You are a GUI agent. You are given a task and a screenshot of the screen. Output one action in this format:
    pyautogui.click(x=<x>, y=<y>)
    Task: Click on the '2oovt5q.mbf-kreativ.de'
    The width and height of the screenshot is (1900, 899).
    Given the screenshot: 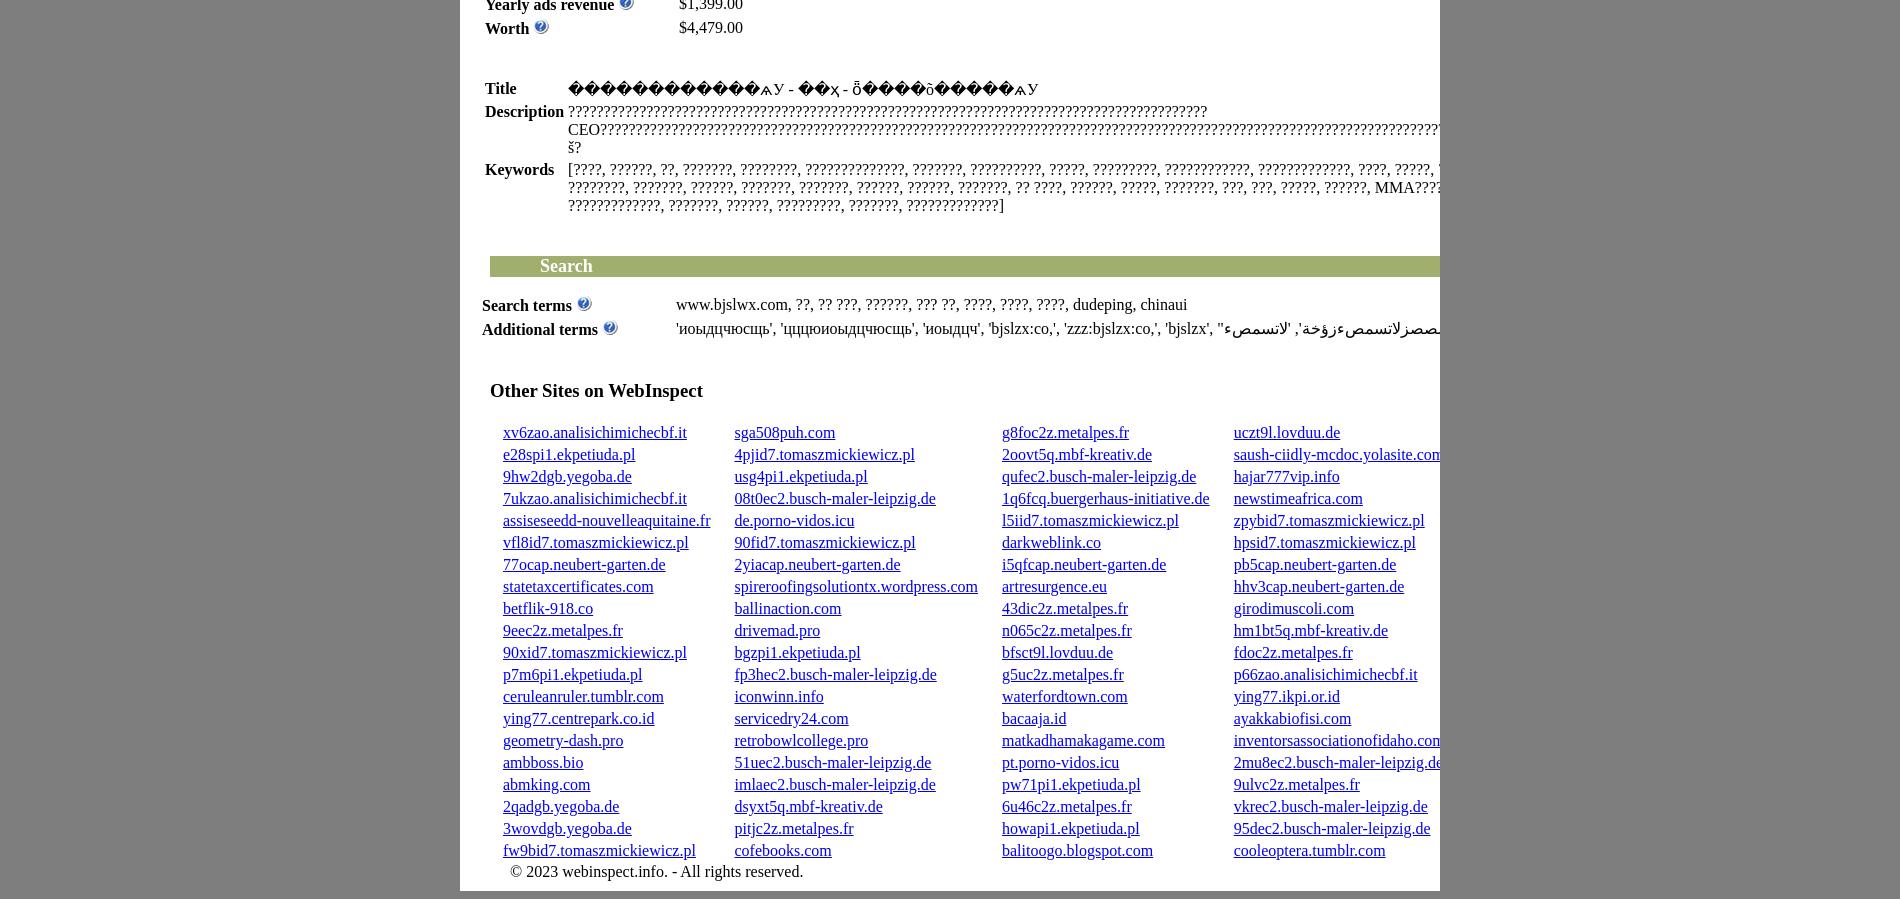 What is the action you would take?
    pyautogui.click(x=1076, y=454)
    